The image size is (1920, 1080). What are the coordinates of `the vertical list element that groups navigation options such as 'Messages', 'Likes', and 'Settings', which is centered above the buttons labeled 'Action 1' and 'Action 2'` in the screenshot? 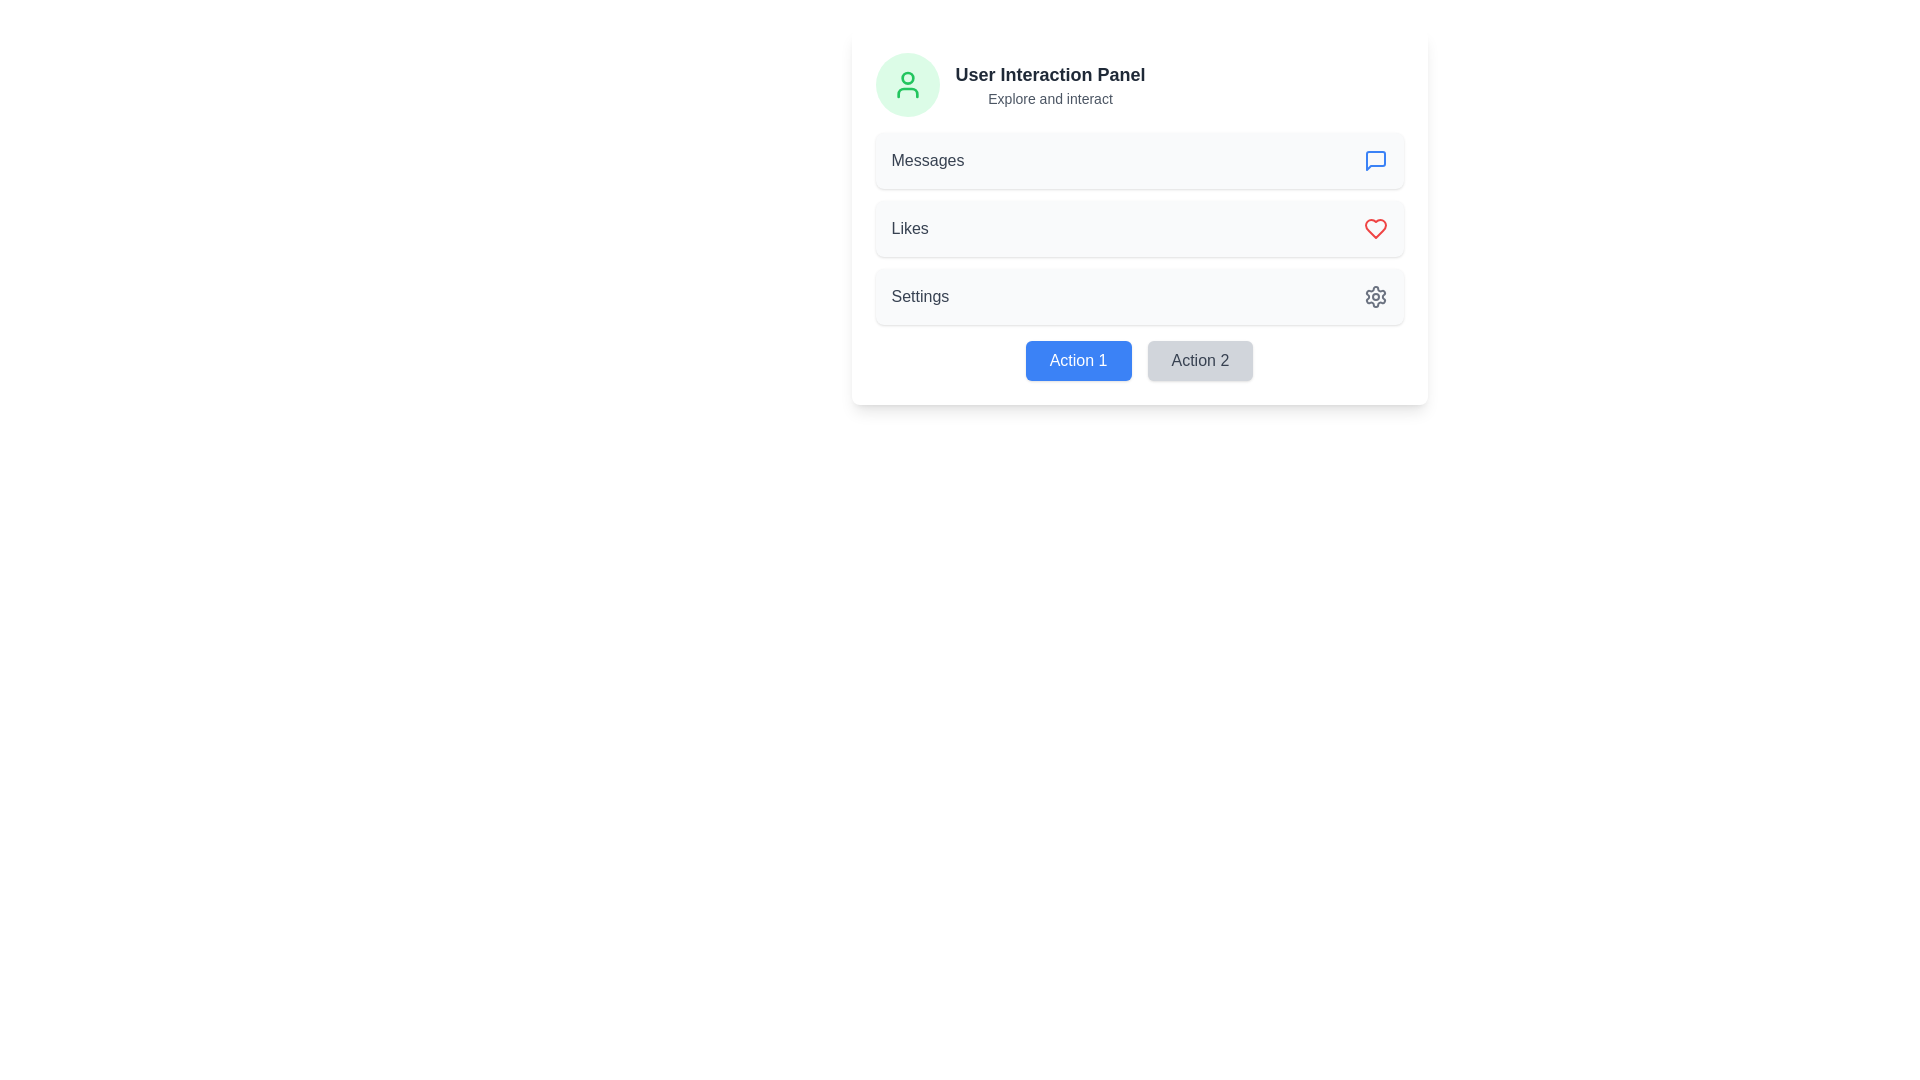 It's located at (1139, 227).